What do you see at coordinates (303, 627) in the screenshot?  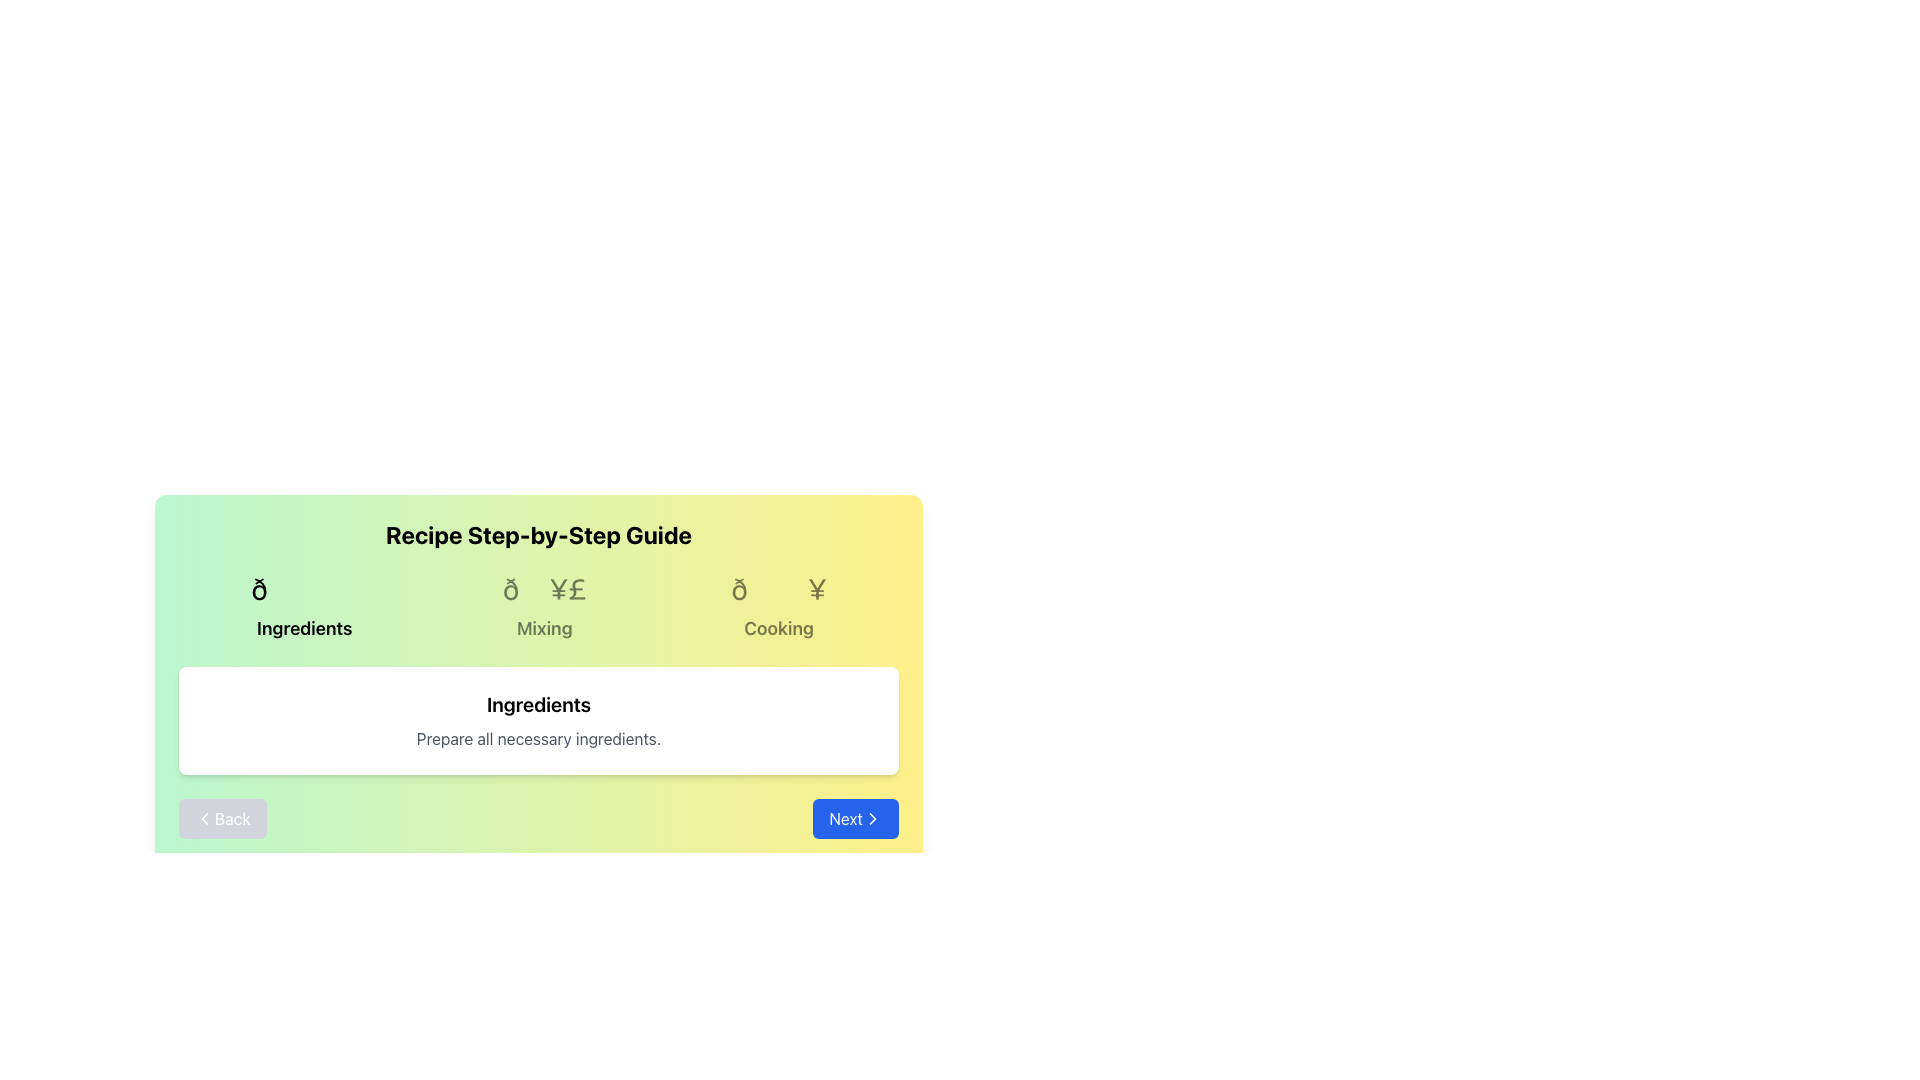 I see `the 'Ingredients' text label which is bold and positioned below an emoji-like icon in the top-left region of the interface` at bounding box center [303, 627].